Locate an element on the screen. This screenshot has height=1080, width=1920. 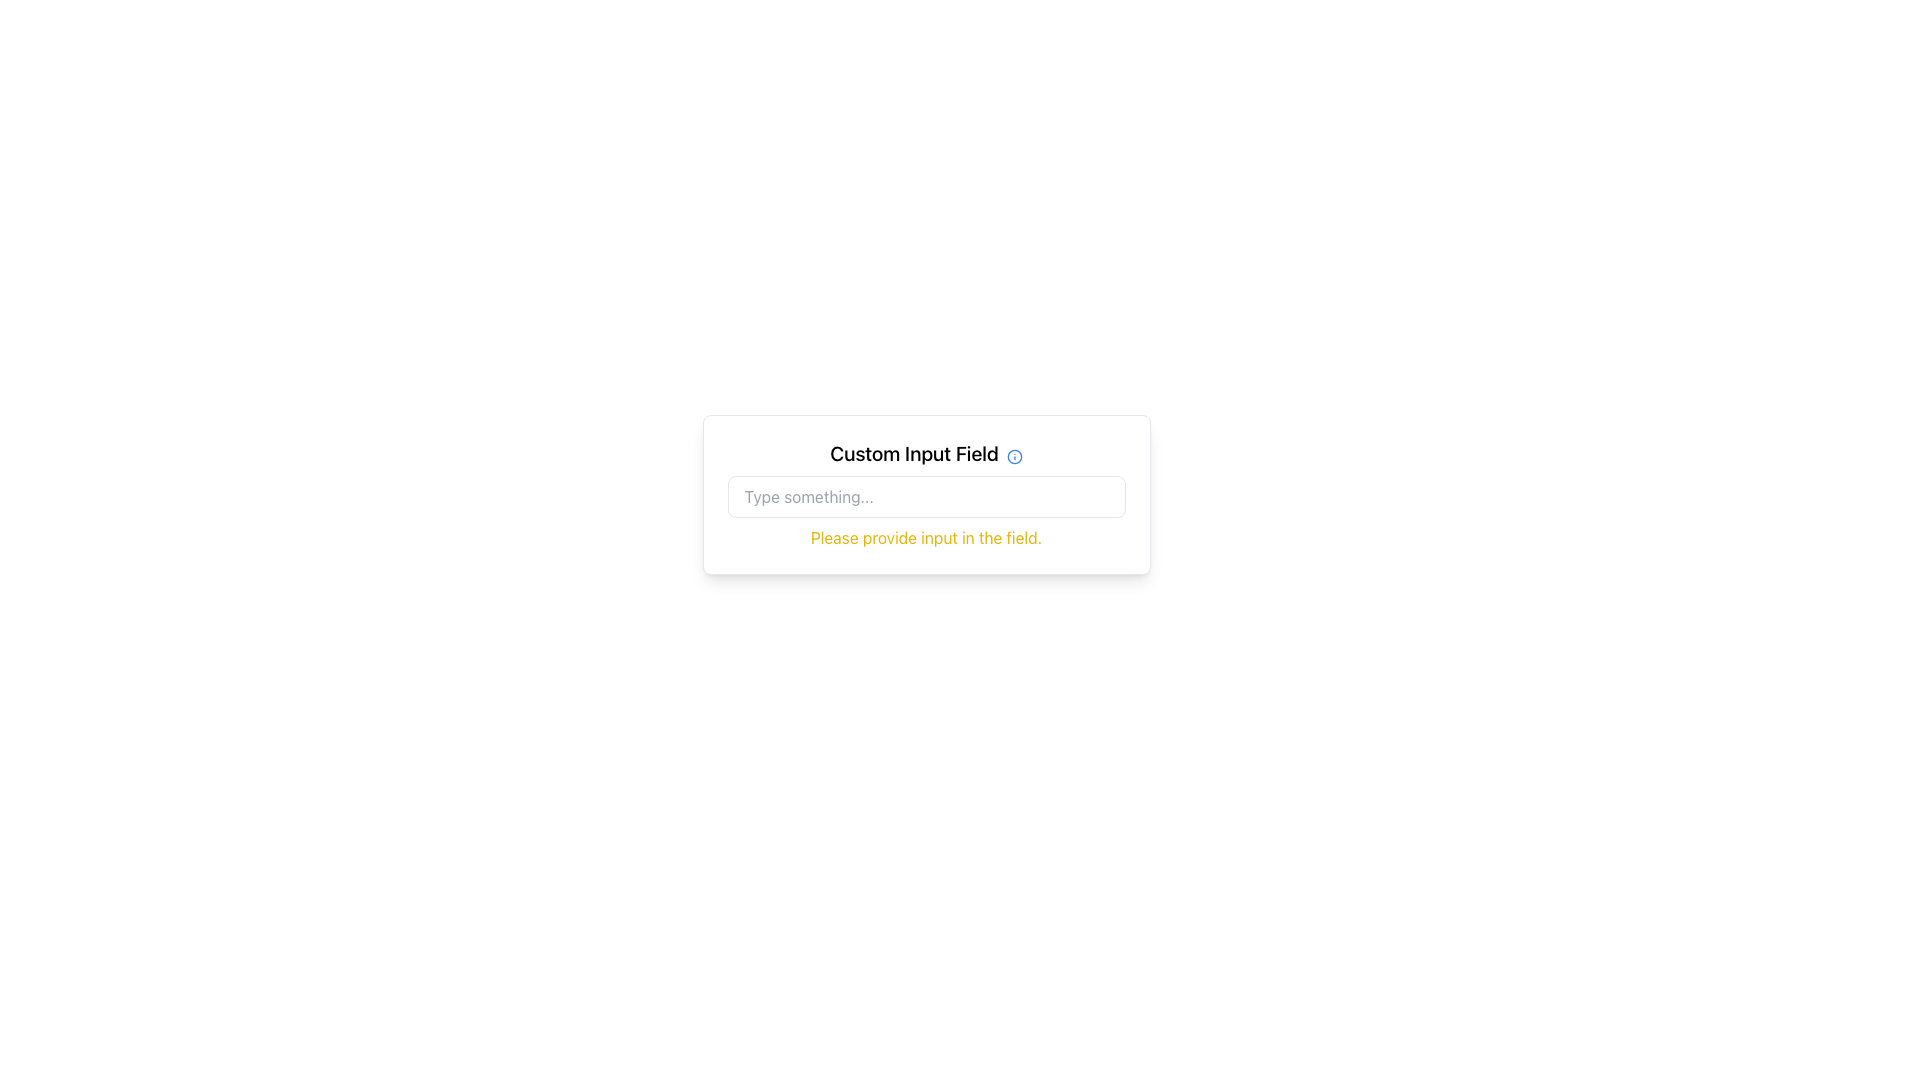
circle element that serves as a background or highlight within the information icon adjacent to the 'Custom Input Field' label is located at coordinates (1014, 456).